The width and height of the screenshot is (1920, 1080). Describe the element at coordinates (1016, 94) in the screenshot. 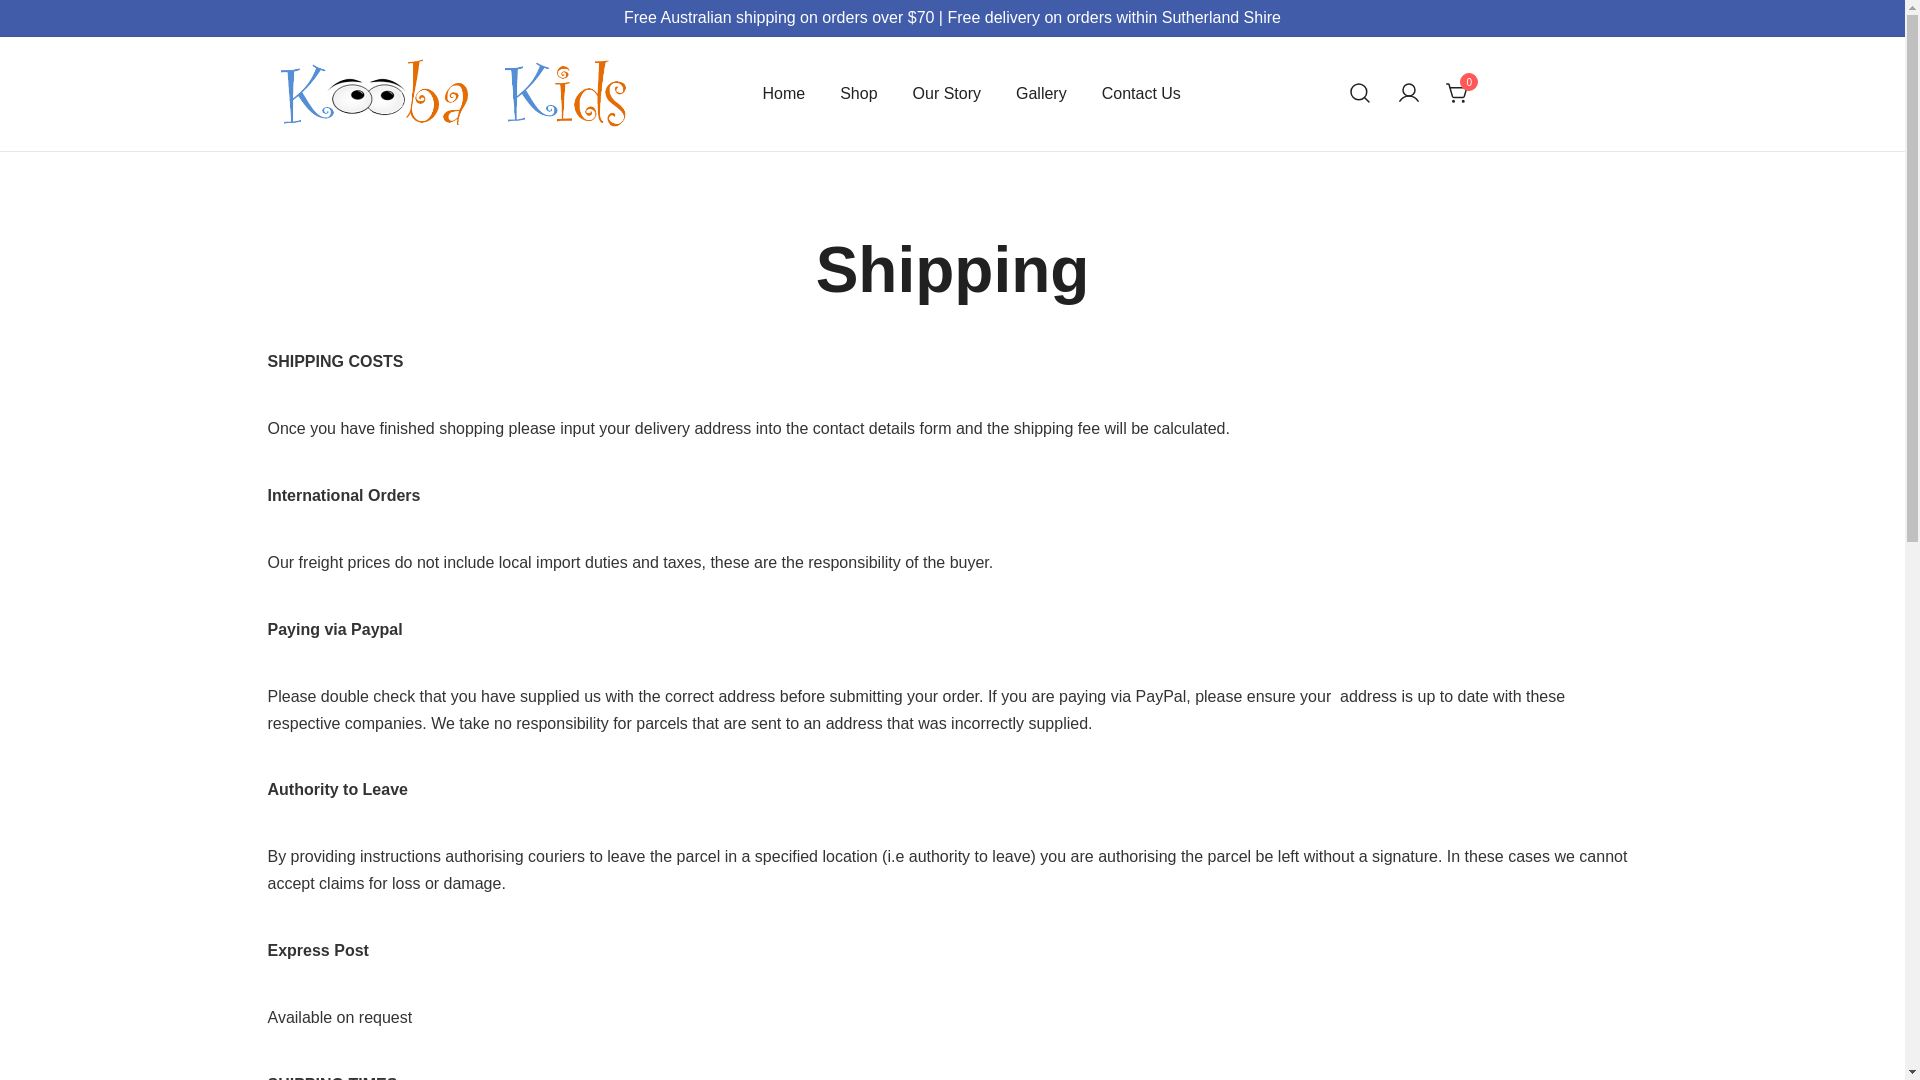

I see `'Gallery'` at that location.